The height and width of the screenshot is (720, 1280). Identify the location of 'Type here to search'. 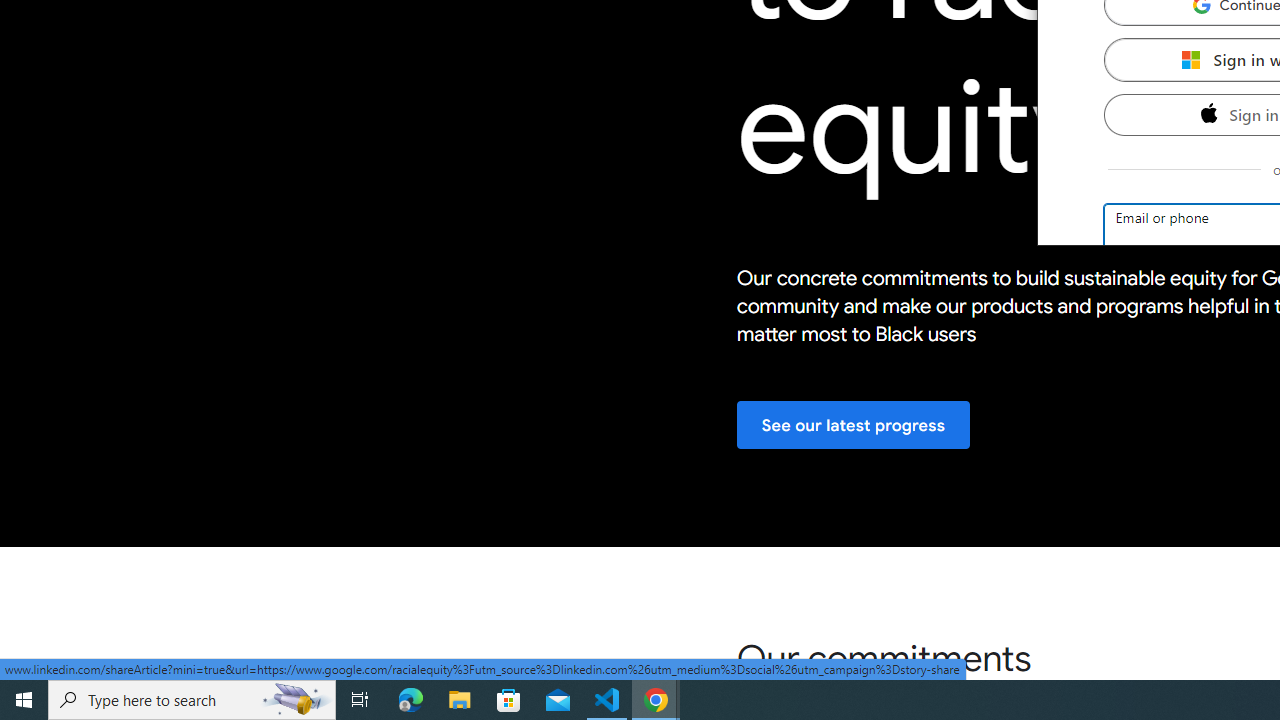
(192, 698).